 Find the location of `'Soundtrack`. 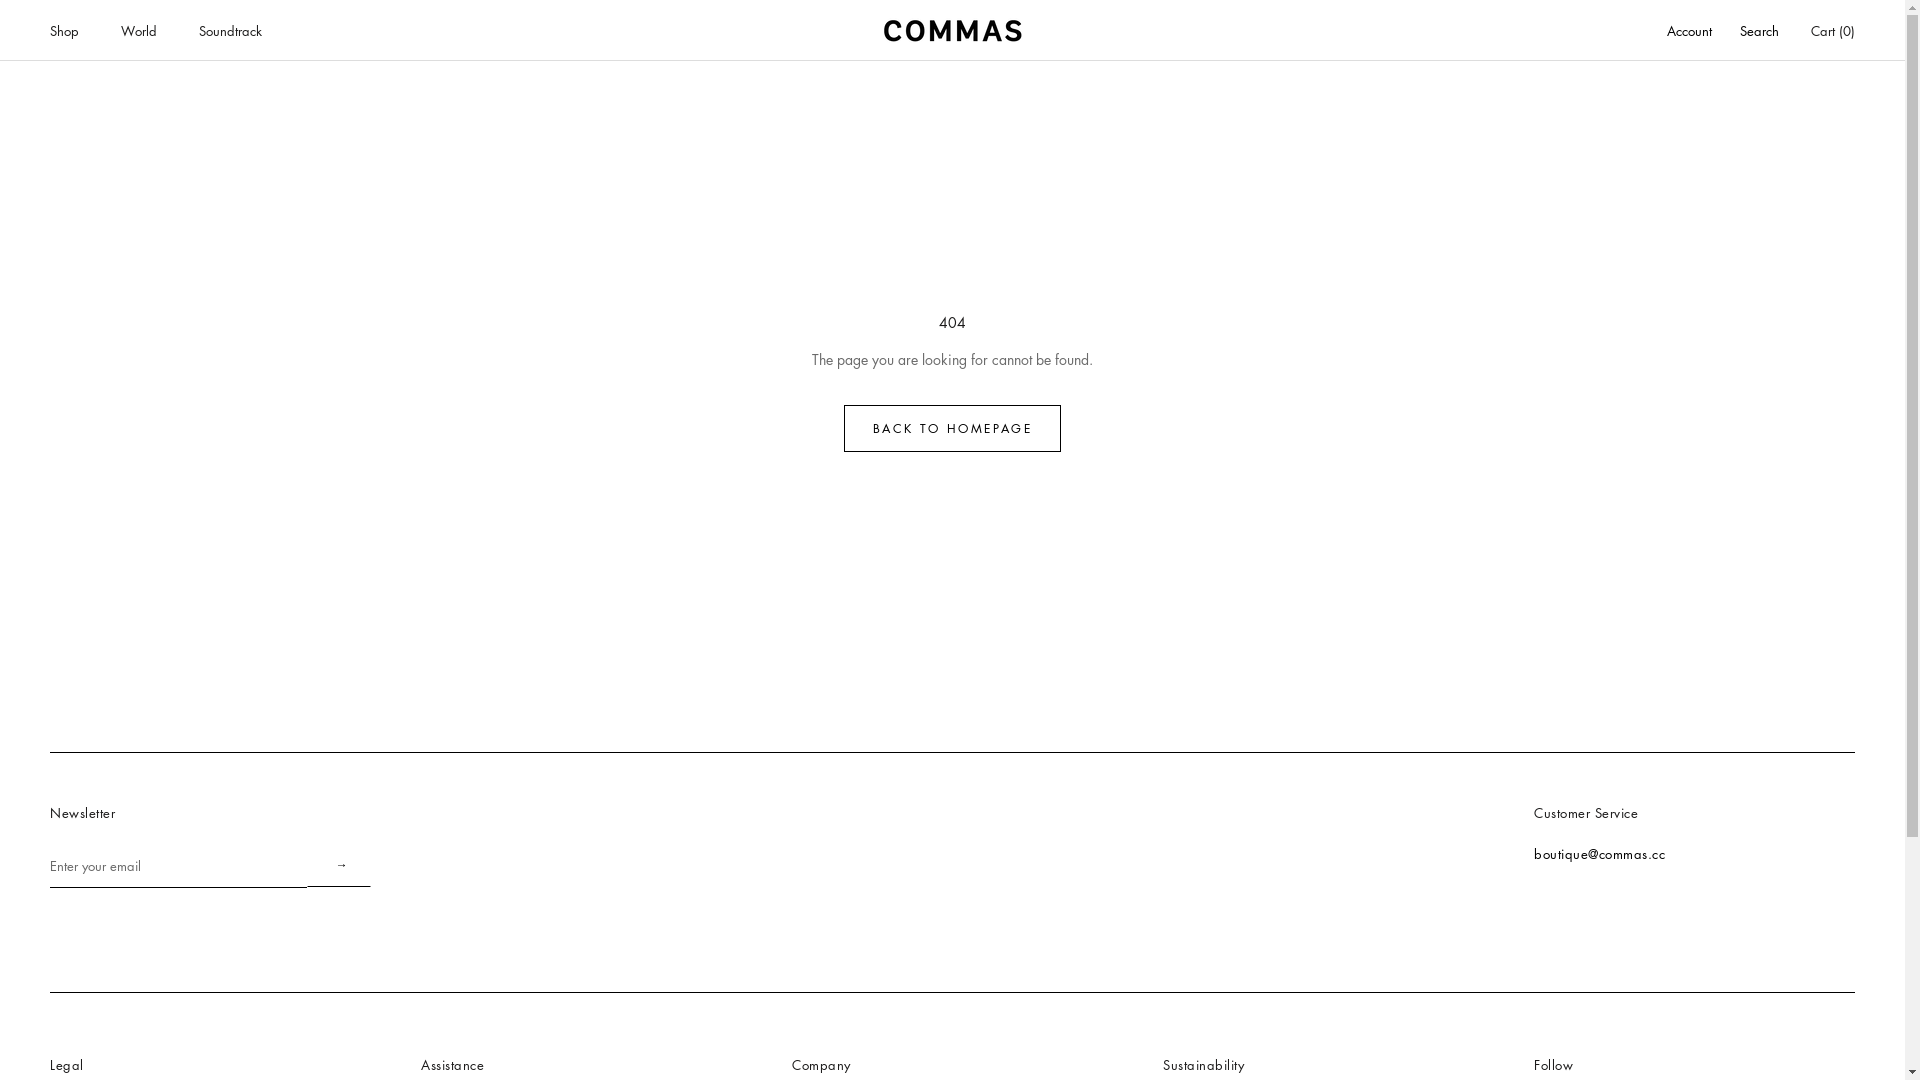

'Soundtrack is located at coordinates (230, 30).